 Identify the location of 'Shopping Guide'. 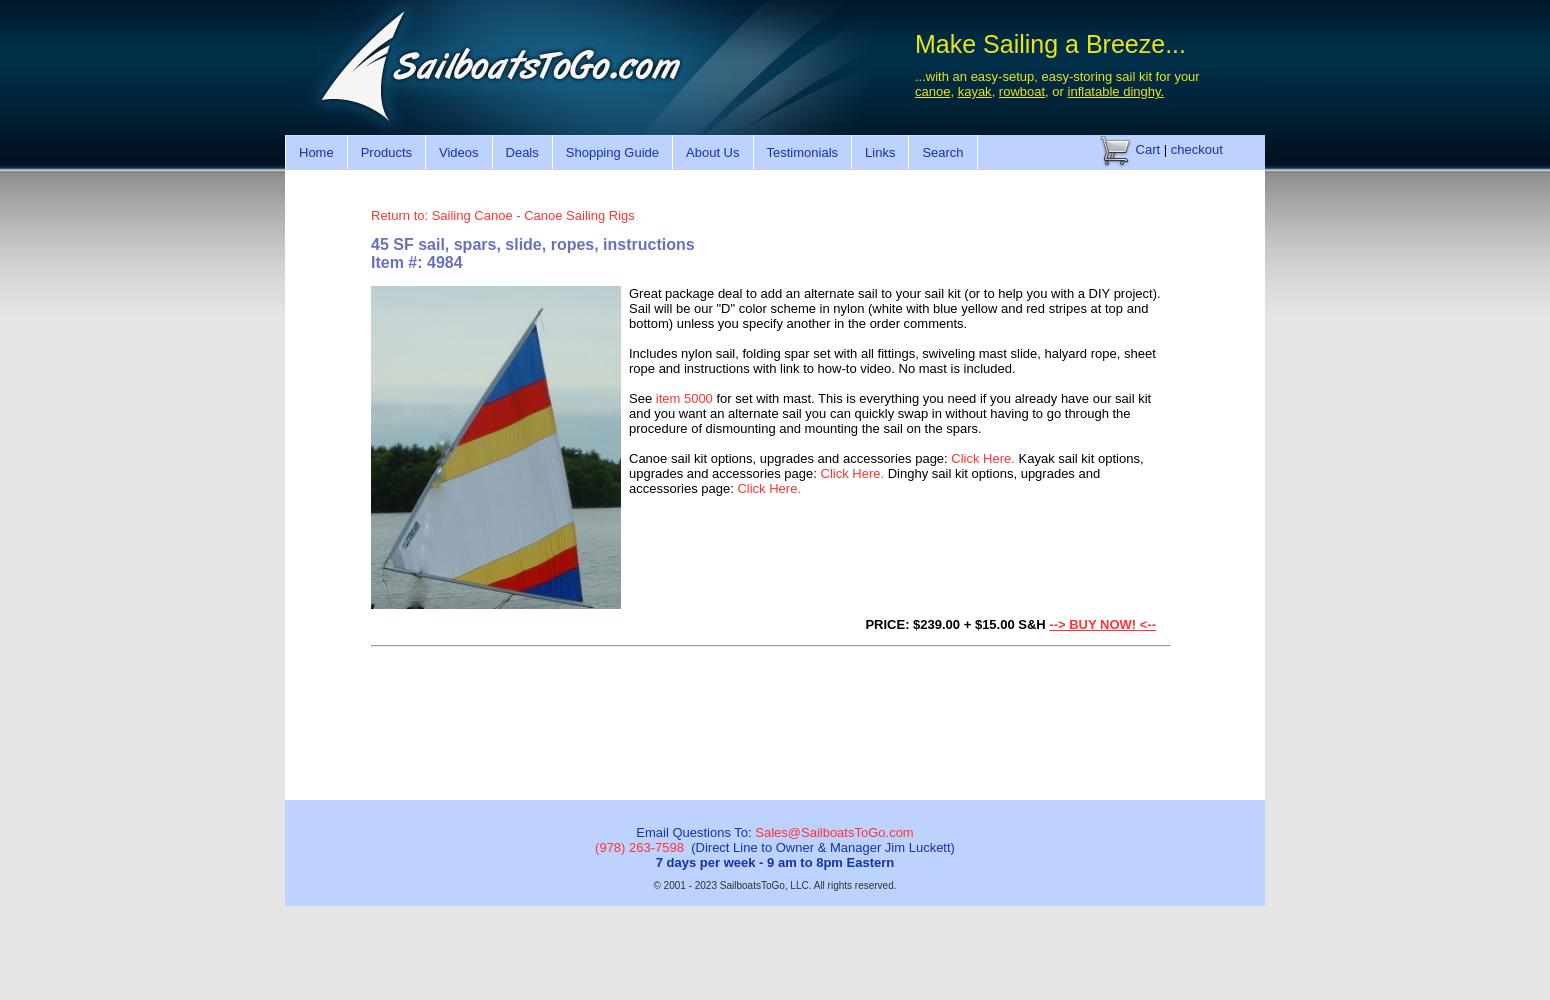
(611, 151).